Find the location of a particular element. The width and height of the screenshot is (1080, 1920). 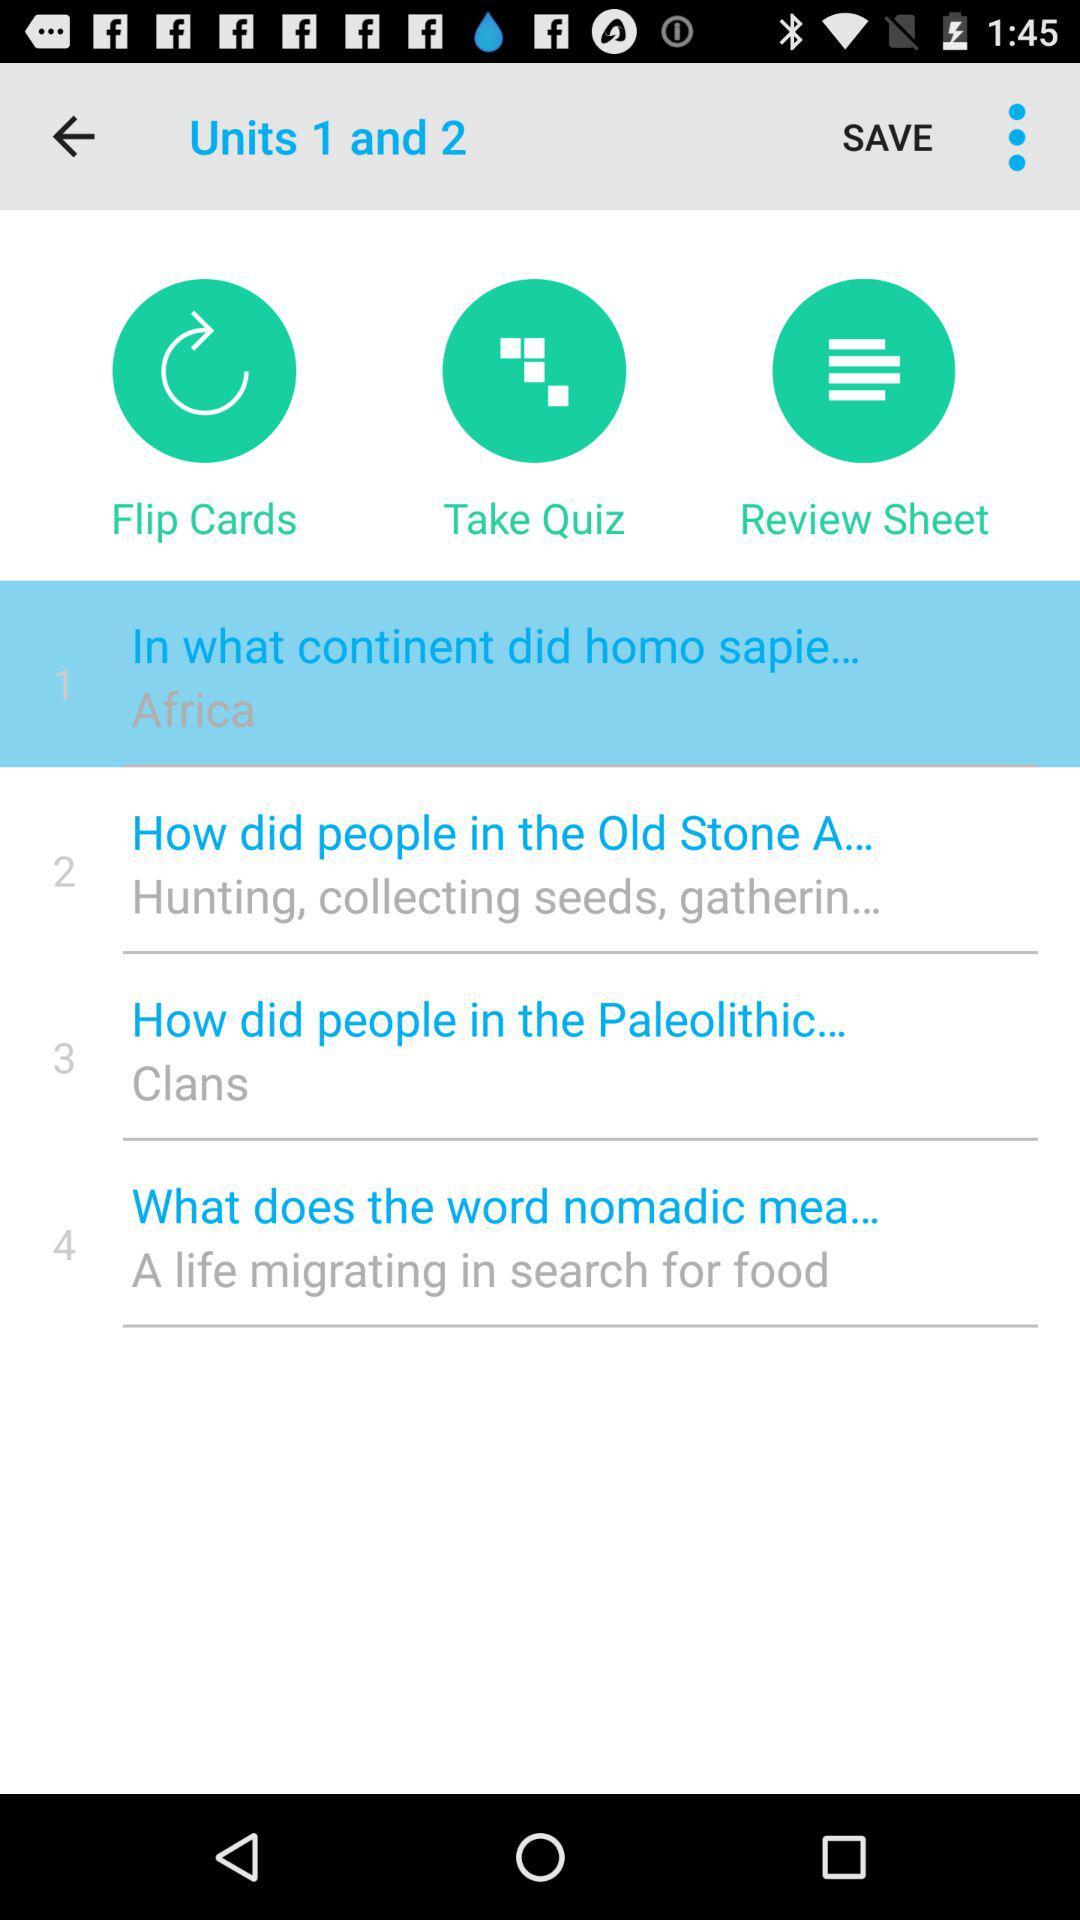

icon above review sheet is located at coordinates (863, 370).